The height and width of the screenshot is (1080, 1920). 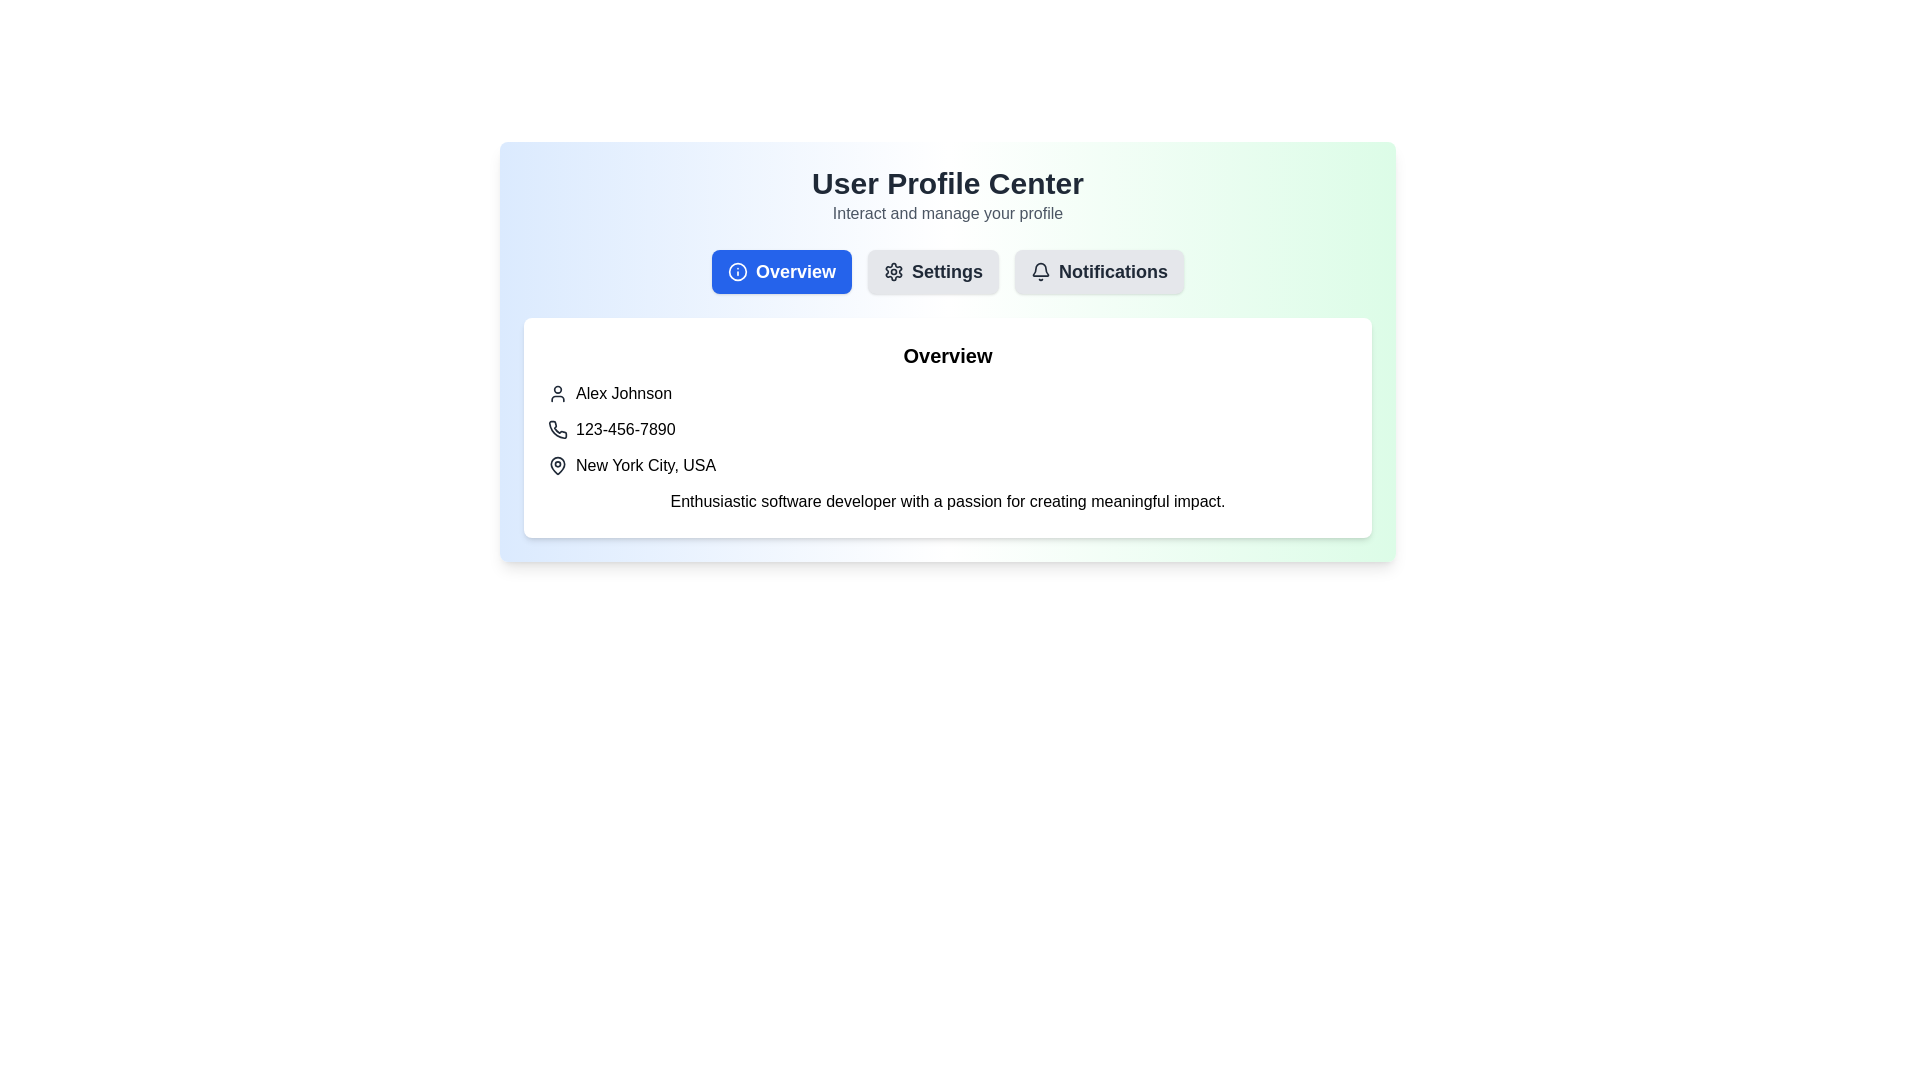 I want to click on the 'Overview' text label, which is a bold and larger font element located at the top center of the layout, directly below the header section, so click(x=947, y=354).